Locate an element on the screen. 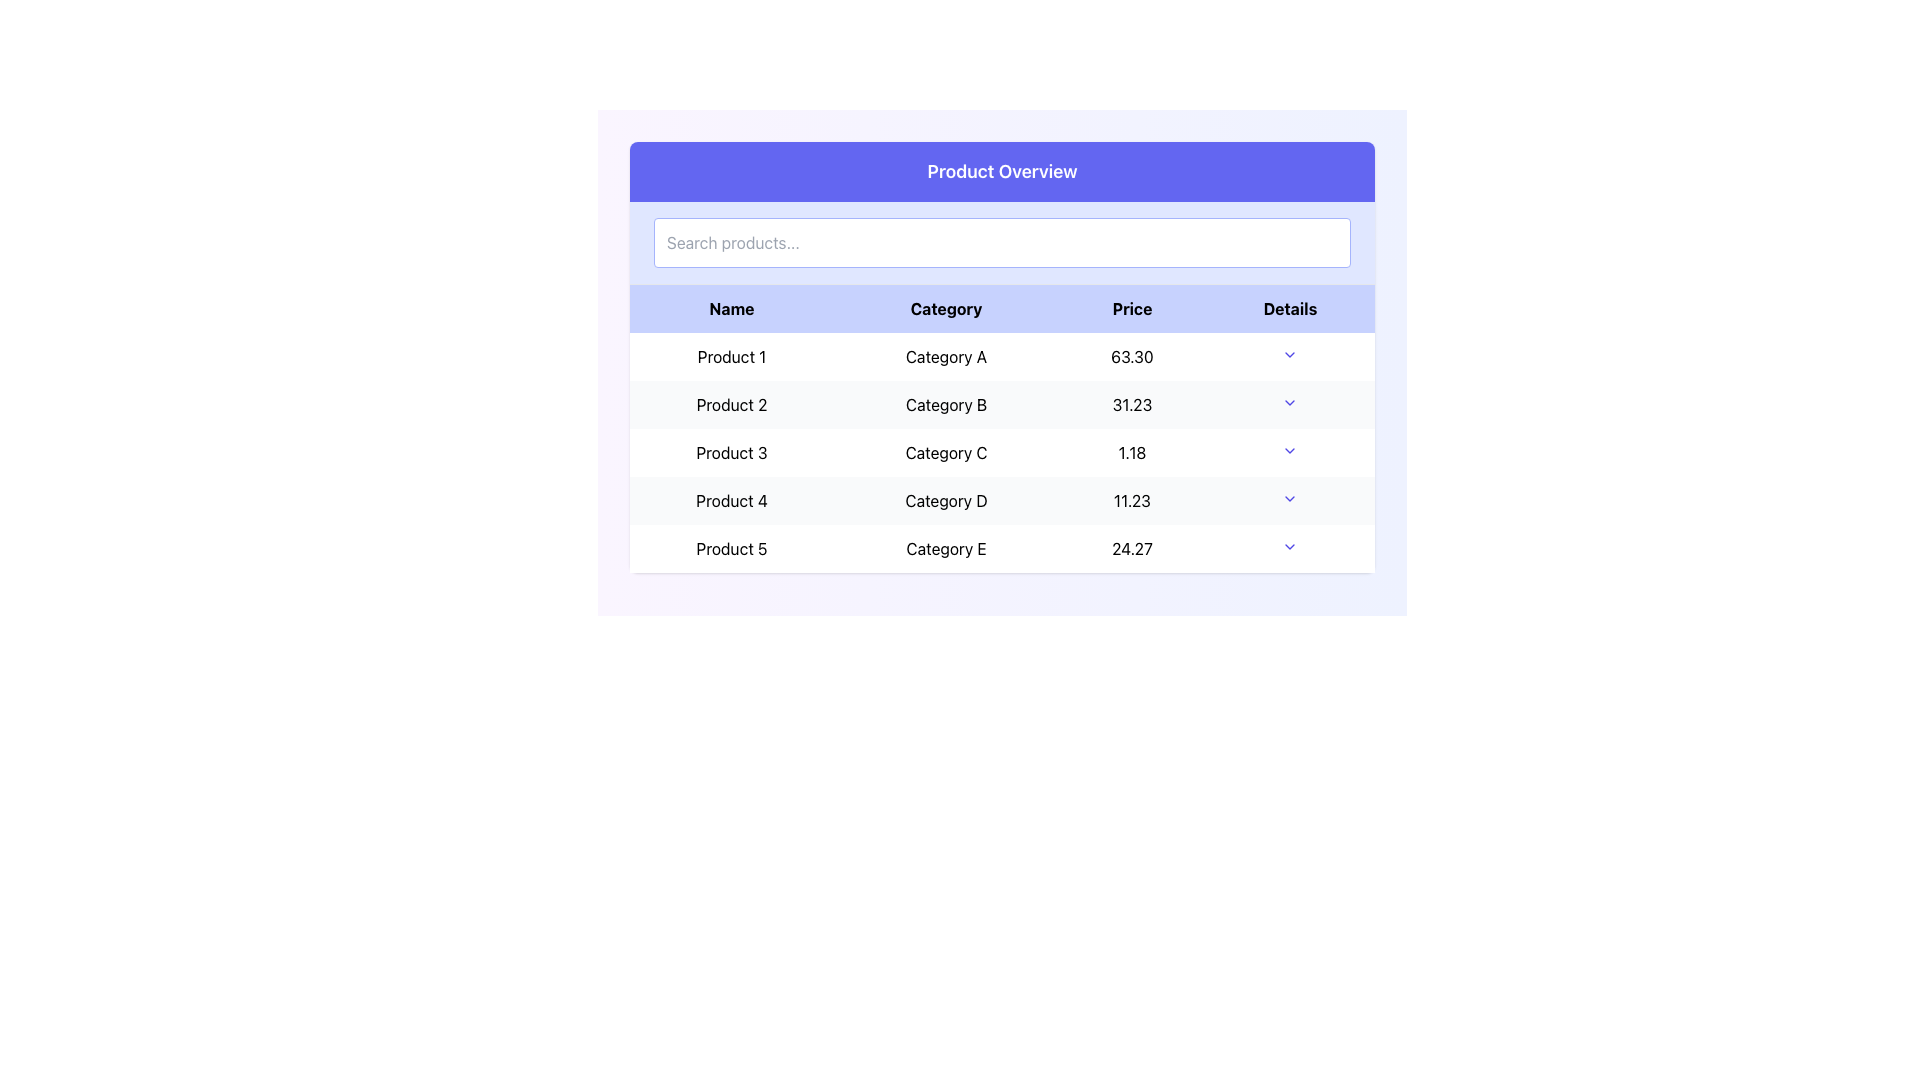 The width and height of the screenshot is (1920, 1080). the non-interactive text label displaying the name 'Product 5', located in the leftmost column of the fifth row of the table is located at coordinates (731, 548).